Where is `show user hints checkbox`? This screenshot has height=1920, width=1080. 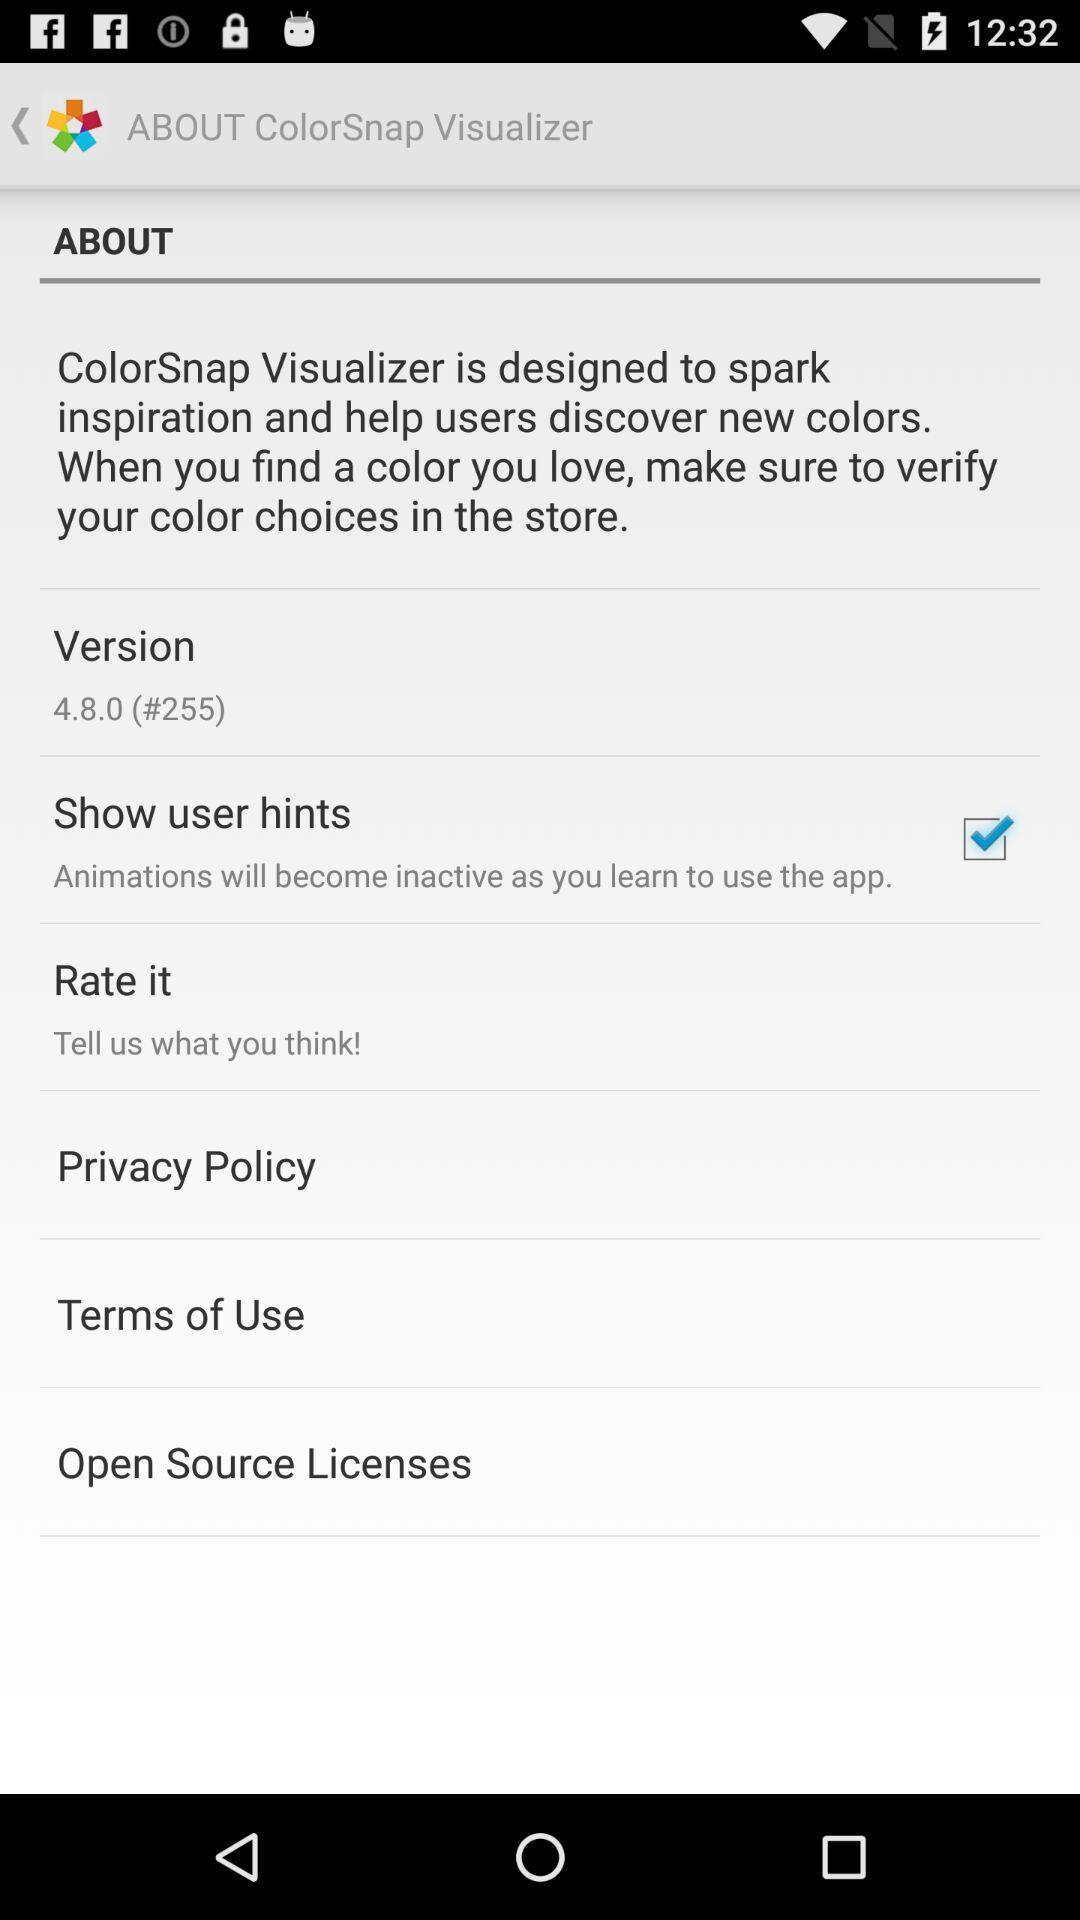 show user hints checkbox is located at coordinates (983, 839).